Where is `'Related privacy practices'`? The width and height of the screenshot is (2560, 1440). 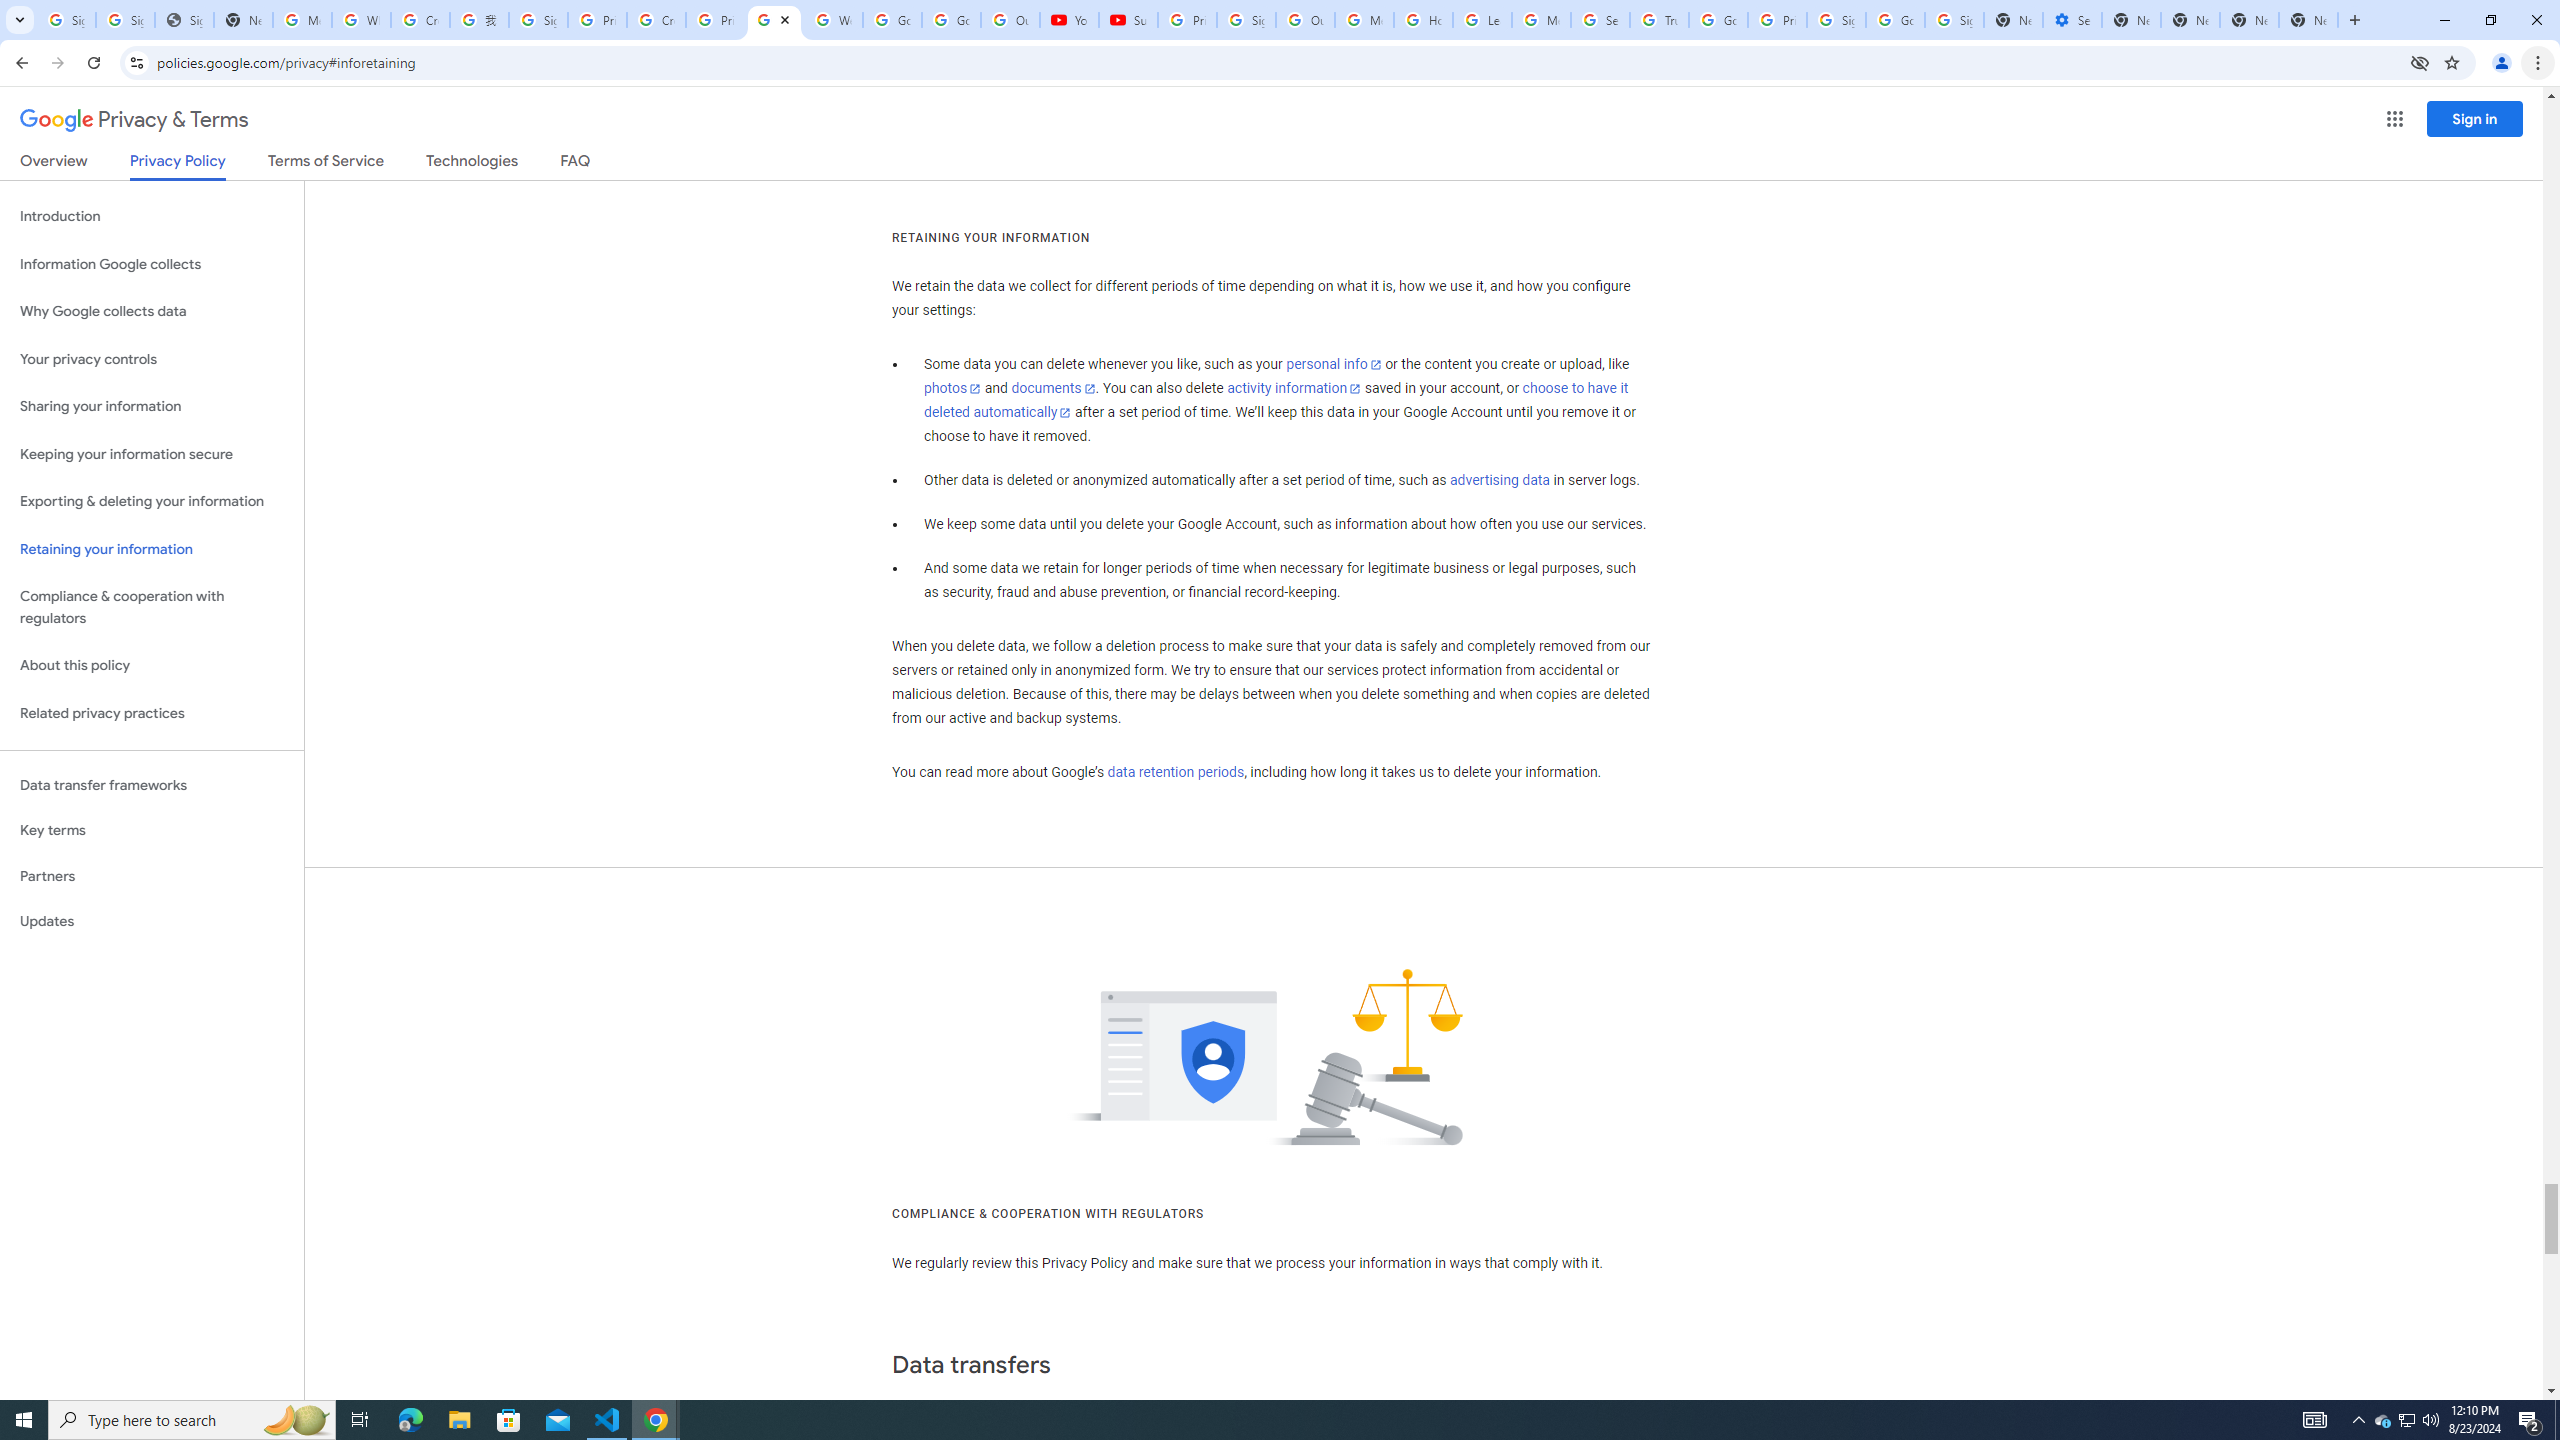
'Related privacy practices' is located at coordinates (151, 712).